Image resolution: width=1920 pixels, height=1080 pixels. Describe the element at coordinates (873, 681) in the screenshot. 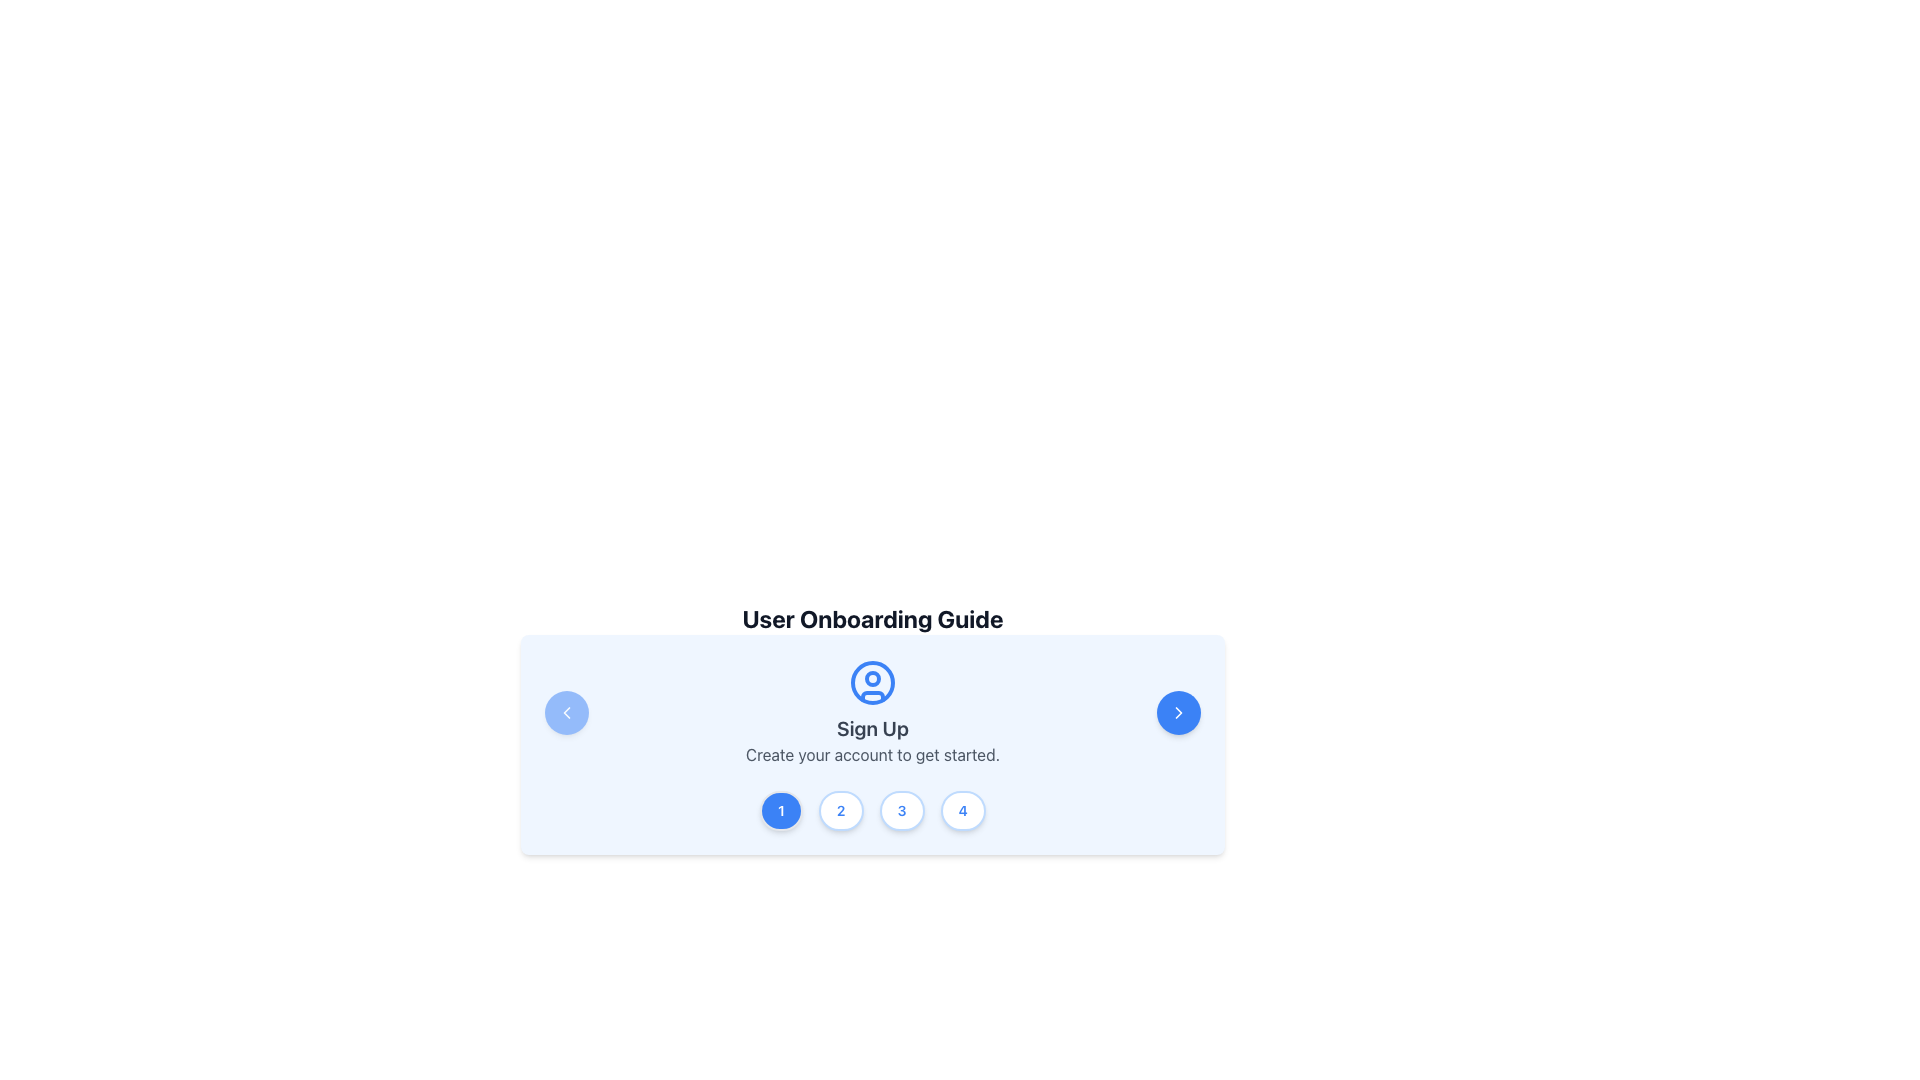

I see `the user profile icon located at the top center of the 'Sign Up' section in the onboarding card to navigate or display related functionalities` at that location.